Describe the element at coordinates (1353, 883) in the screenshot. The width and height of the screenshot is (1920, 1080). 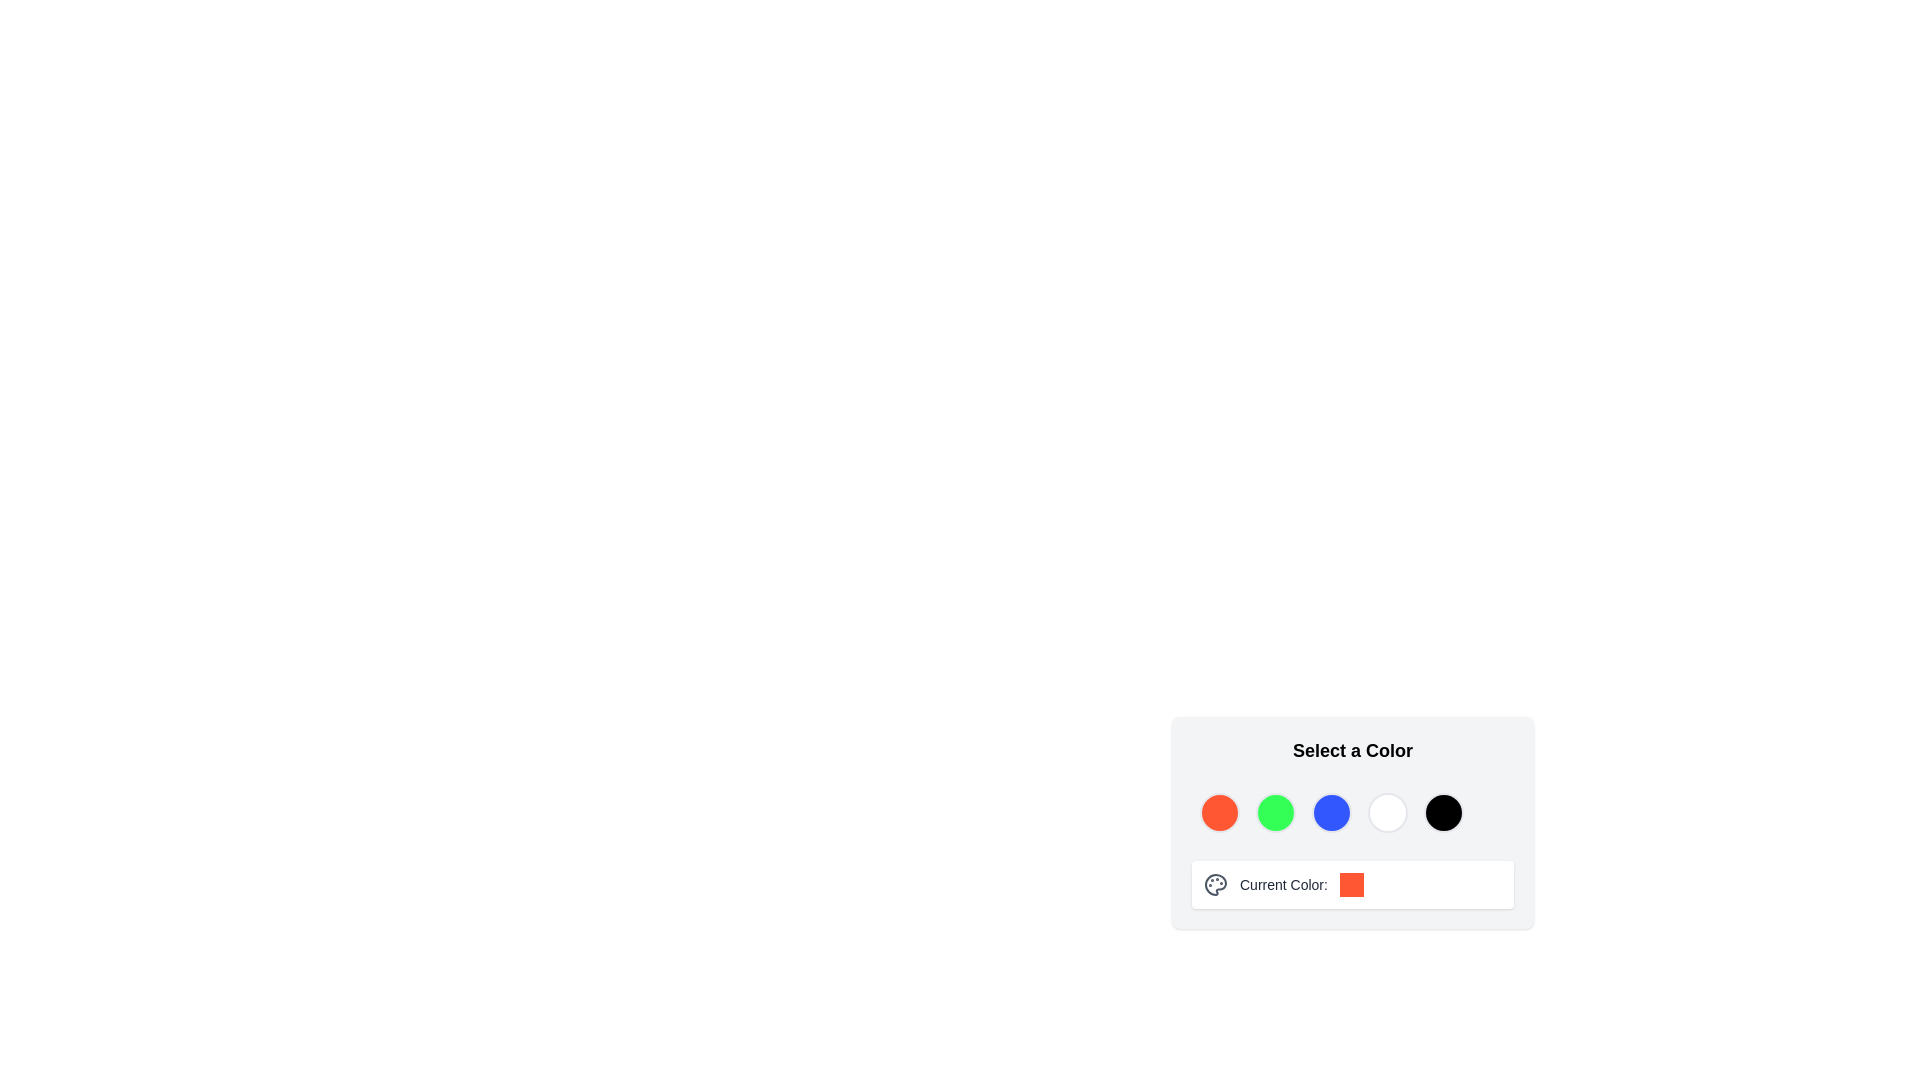
I see `the displayed color information in the Information display area which includes an icon of a palette, the text 'Current Color:', and a vibrant orange colored box` at that location.